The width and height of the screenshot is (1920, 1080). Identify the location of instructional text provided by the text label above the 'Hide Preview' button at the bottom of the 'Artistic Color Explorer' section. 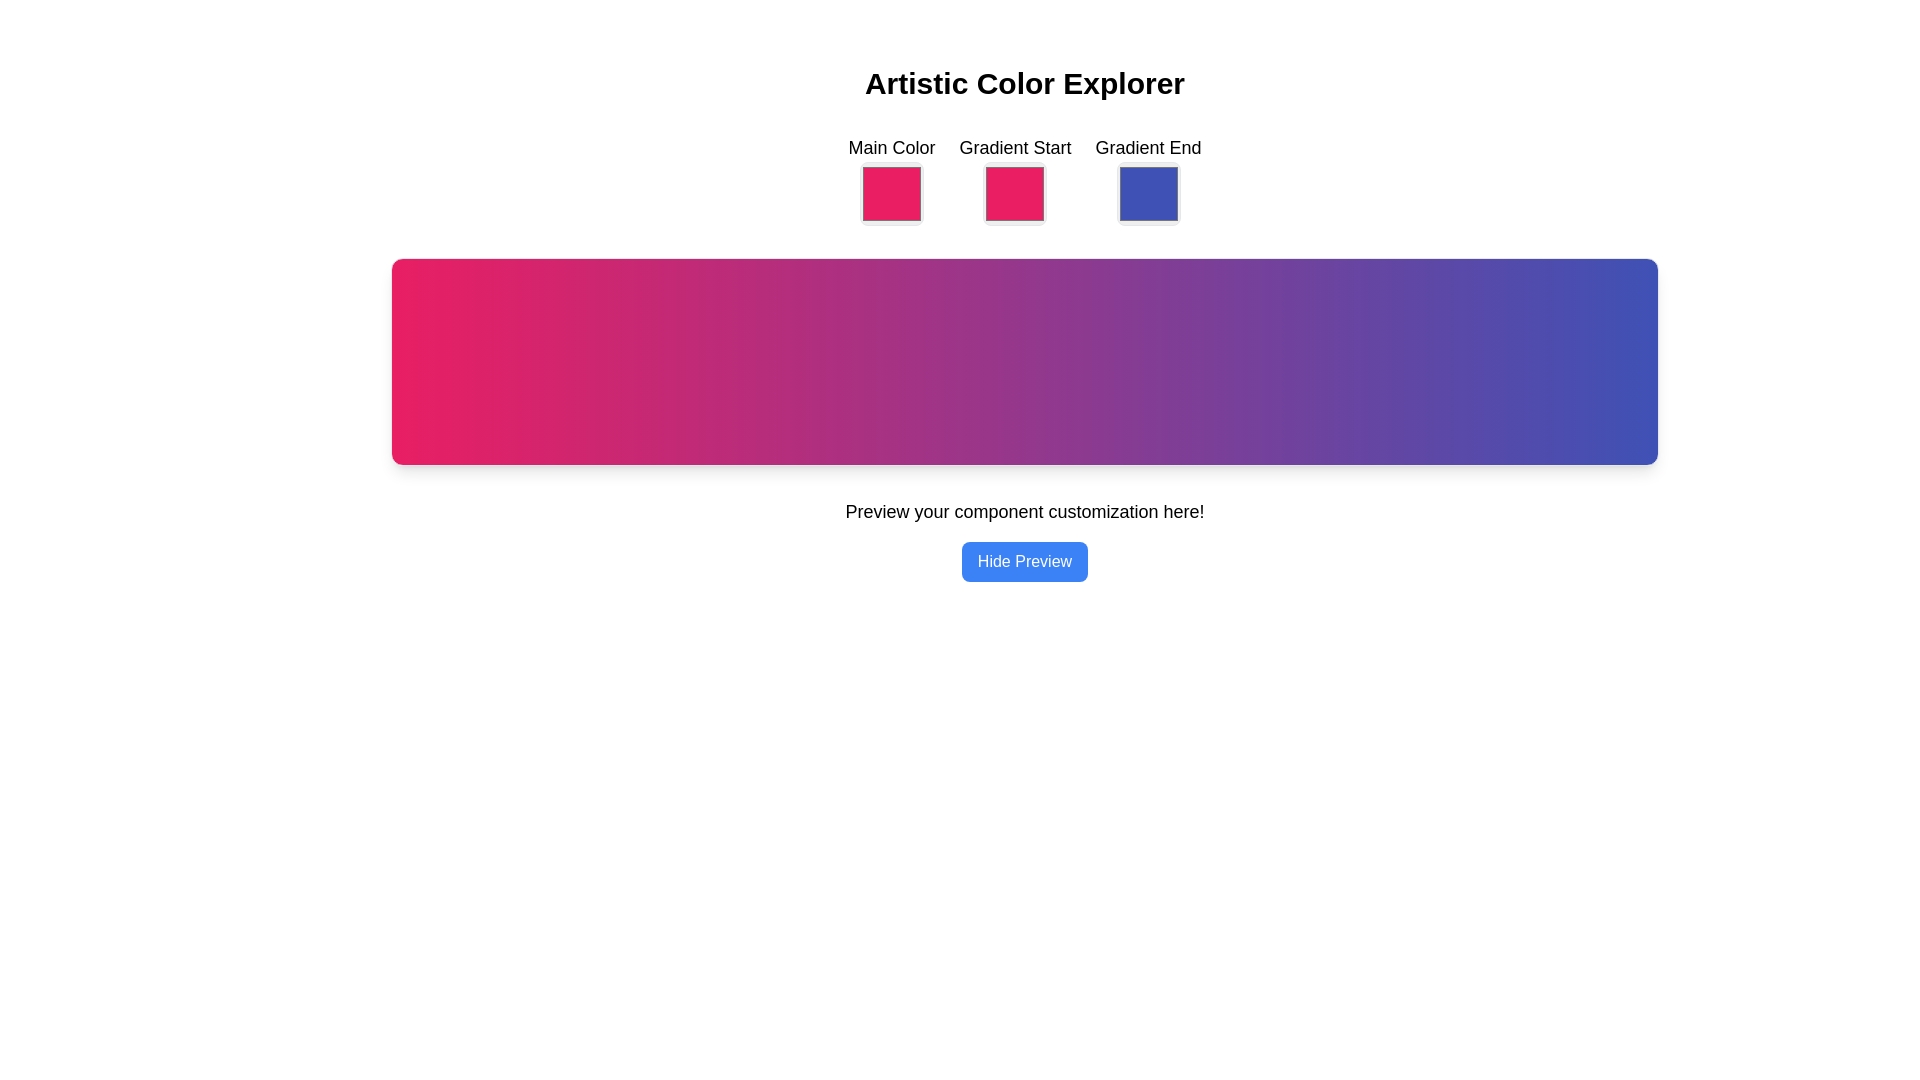
(1025, 540).